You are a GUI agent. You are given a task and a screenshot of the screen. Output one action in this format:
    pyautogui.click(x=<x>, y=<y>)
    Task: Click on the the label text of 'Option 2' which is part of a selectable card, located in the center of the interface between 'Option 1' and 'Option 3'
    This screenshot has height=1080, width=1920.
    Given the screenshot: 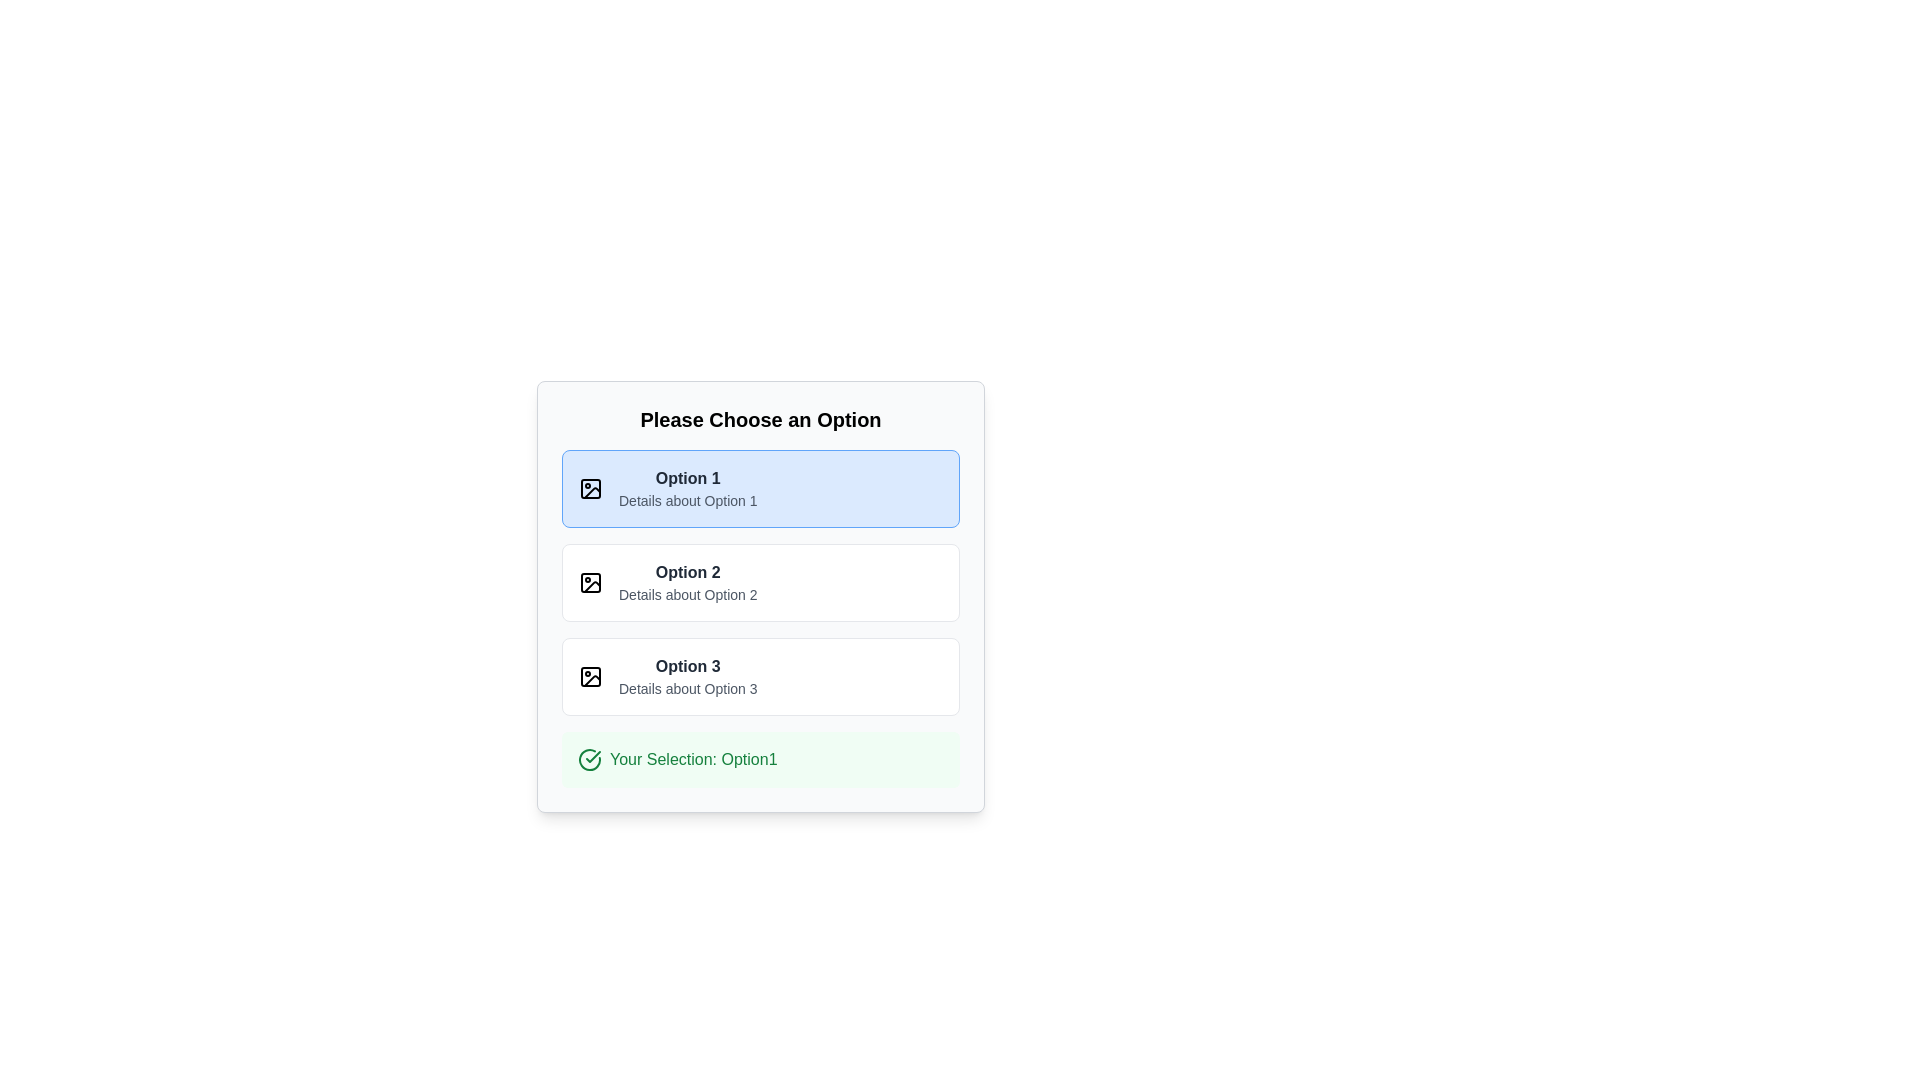 What is the action you would take?
    pyautogui.click(x=688, y=582)
    